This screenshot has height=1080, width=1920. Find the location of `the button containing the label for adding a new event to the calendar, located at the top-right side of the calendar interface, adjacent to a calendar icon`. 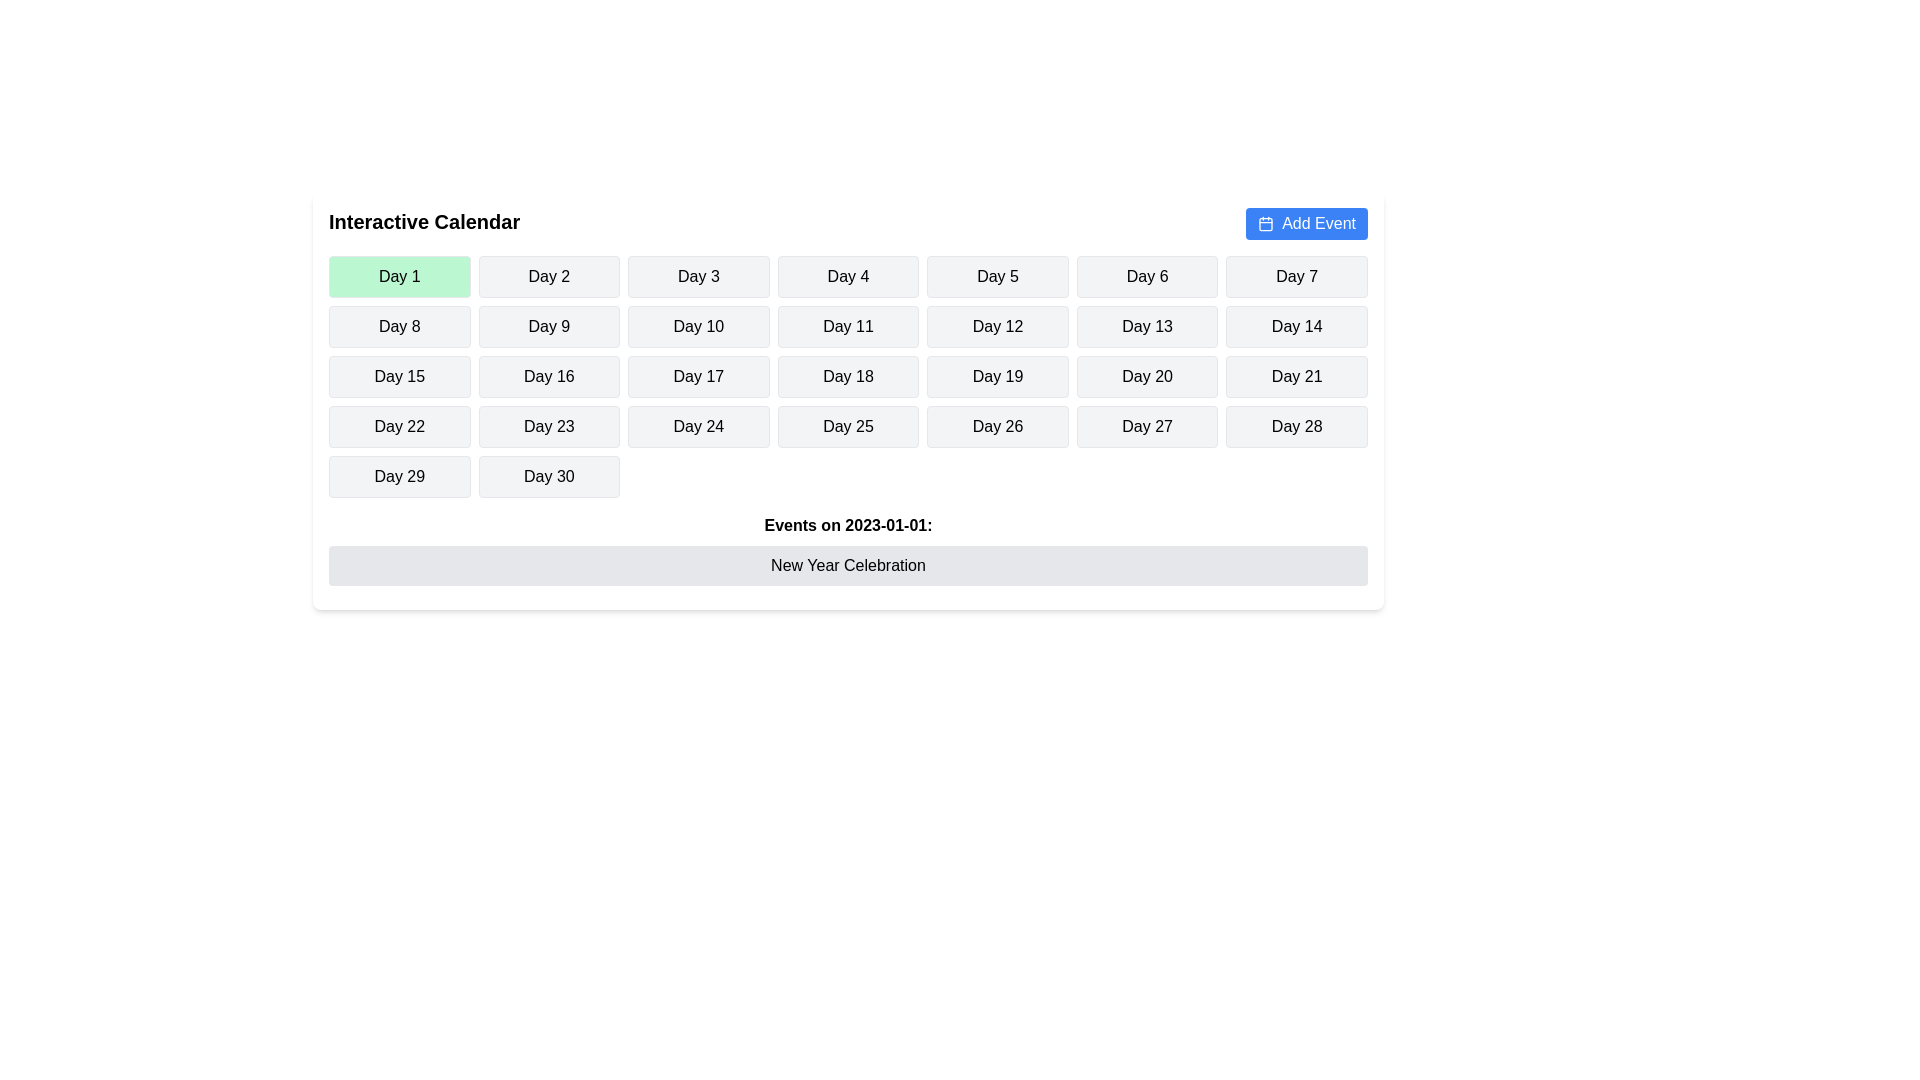

the button containing the label for adding a new event to the calendar, located at the top-right side of the calendar interface, adjacent to a calendar icon is located at coordinates (1319, 223).